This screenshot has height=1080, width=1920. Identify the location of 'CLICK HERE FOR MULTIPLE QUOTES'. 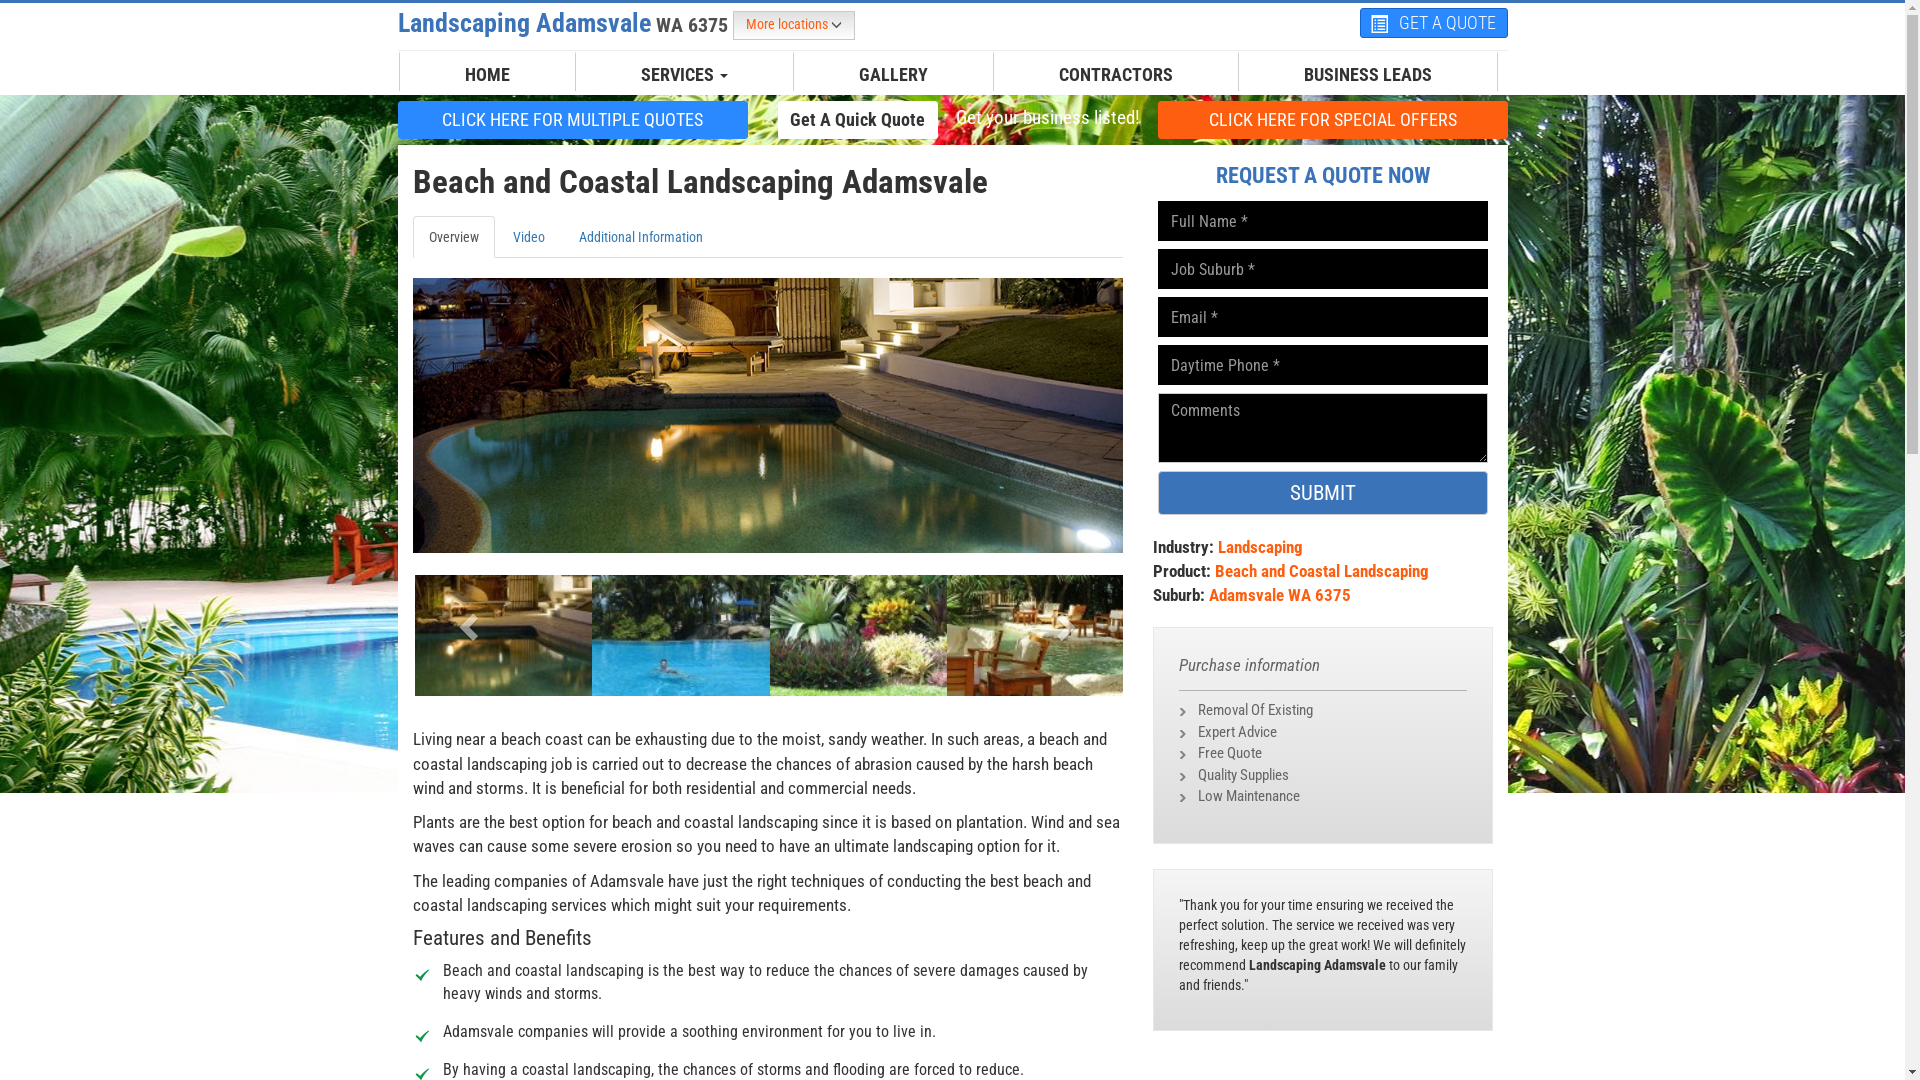
(571, 119).